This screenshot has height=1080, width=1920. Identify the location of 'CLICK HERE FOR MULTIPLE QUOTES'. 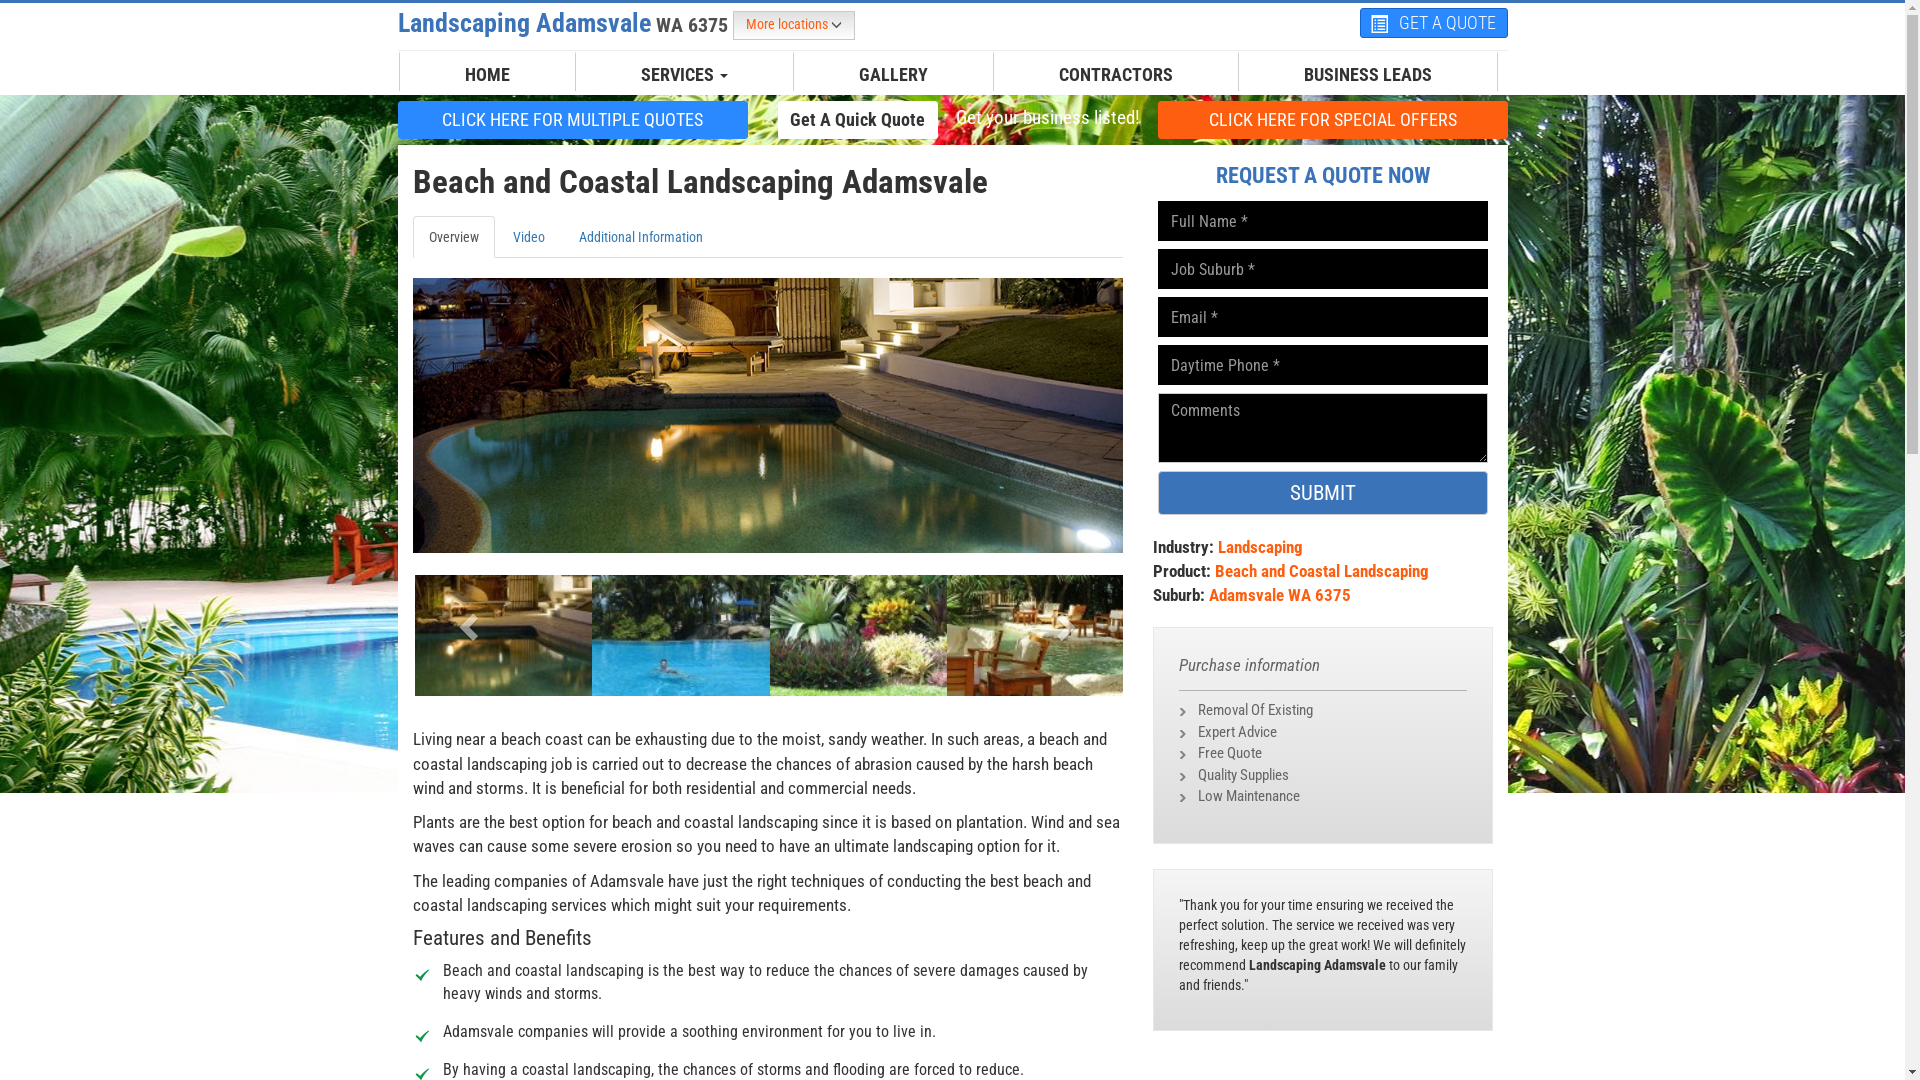
(571, 119).